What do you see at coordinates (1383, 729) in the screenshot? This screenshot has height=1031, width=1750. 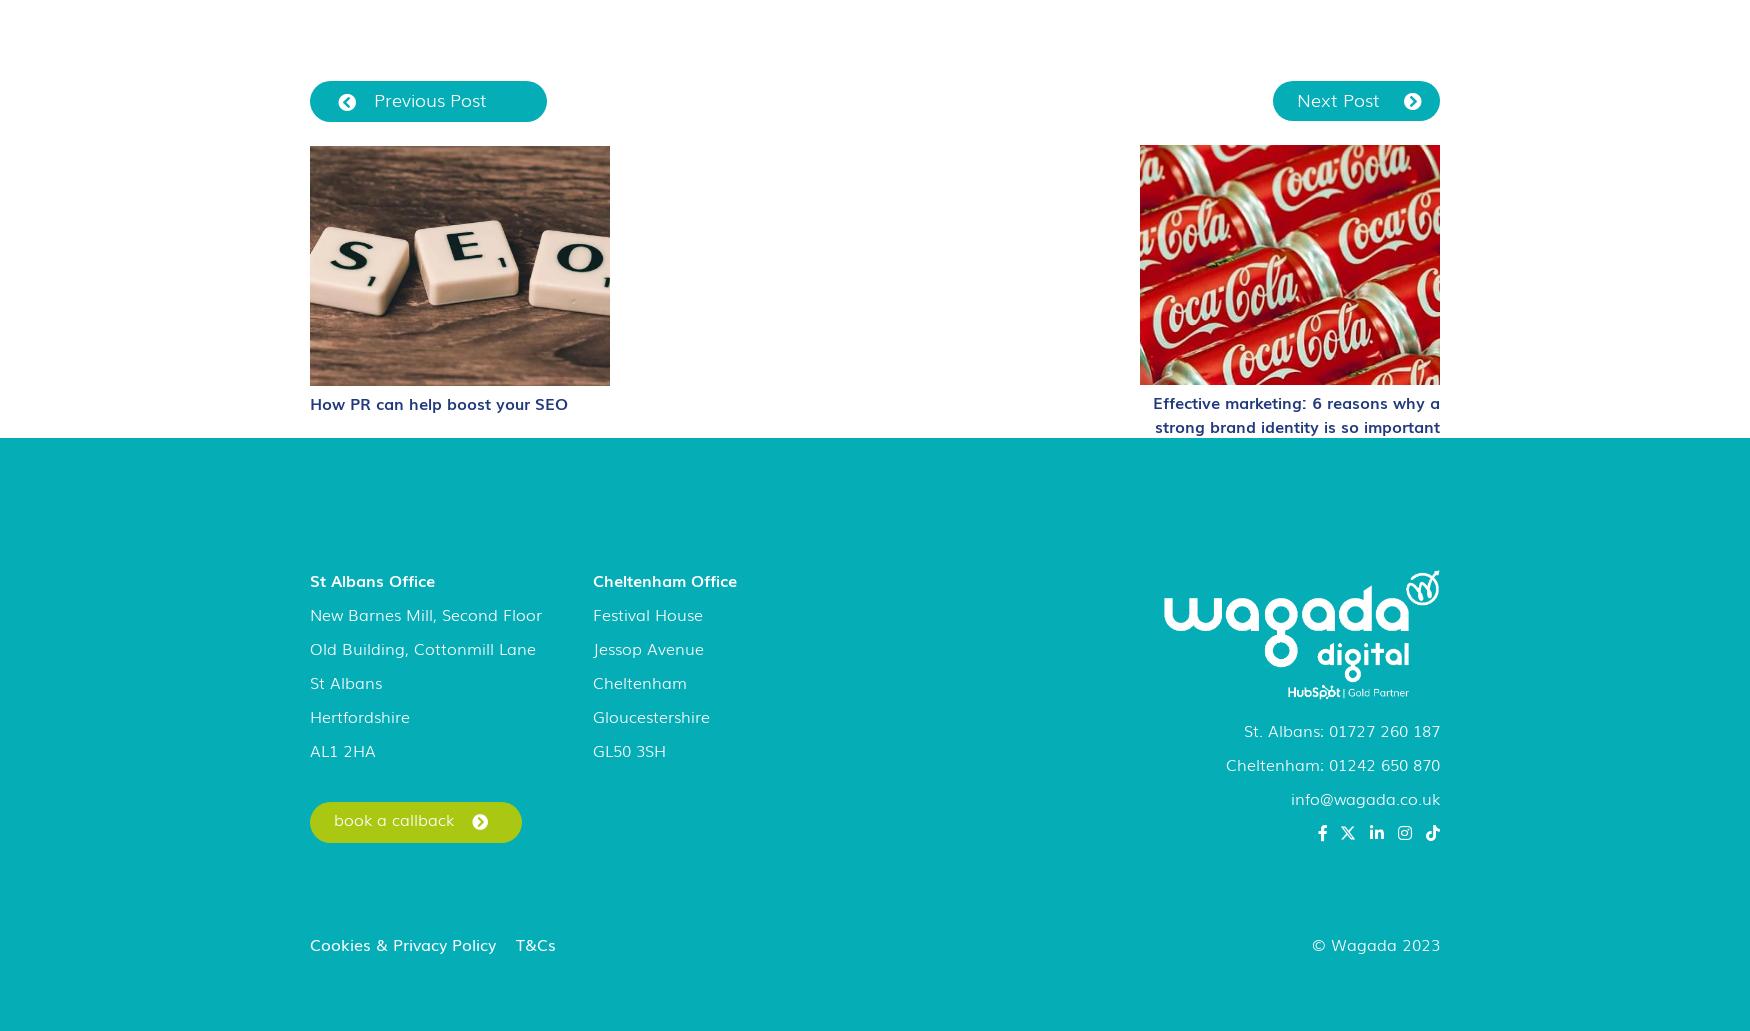 I see `'01727 260 187'` at bounding box center [1383, 729].